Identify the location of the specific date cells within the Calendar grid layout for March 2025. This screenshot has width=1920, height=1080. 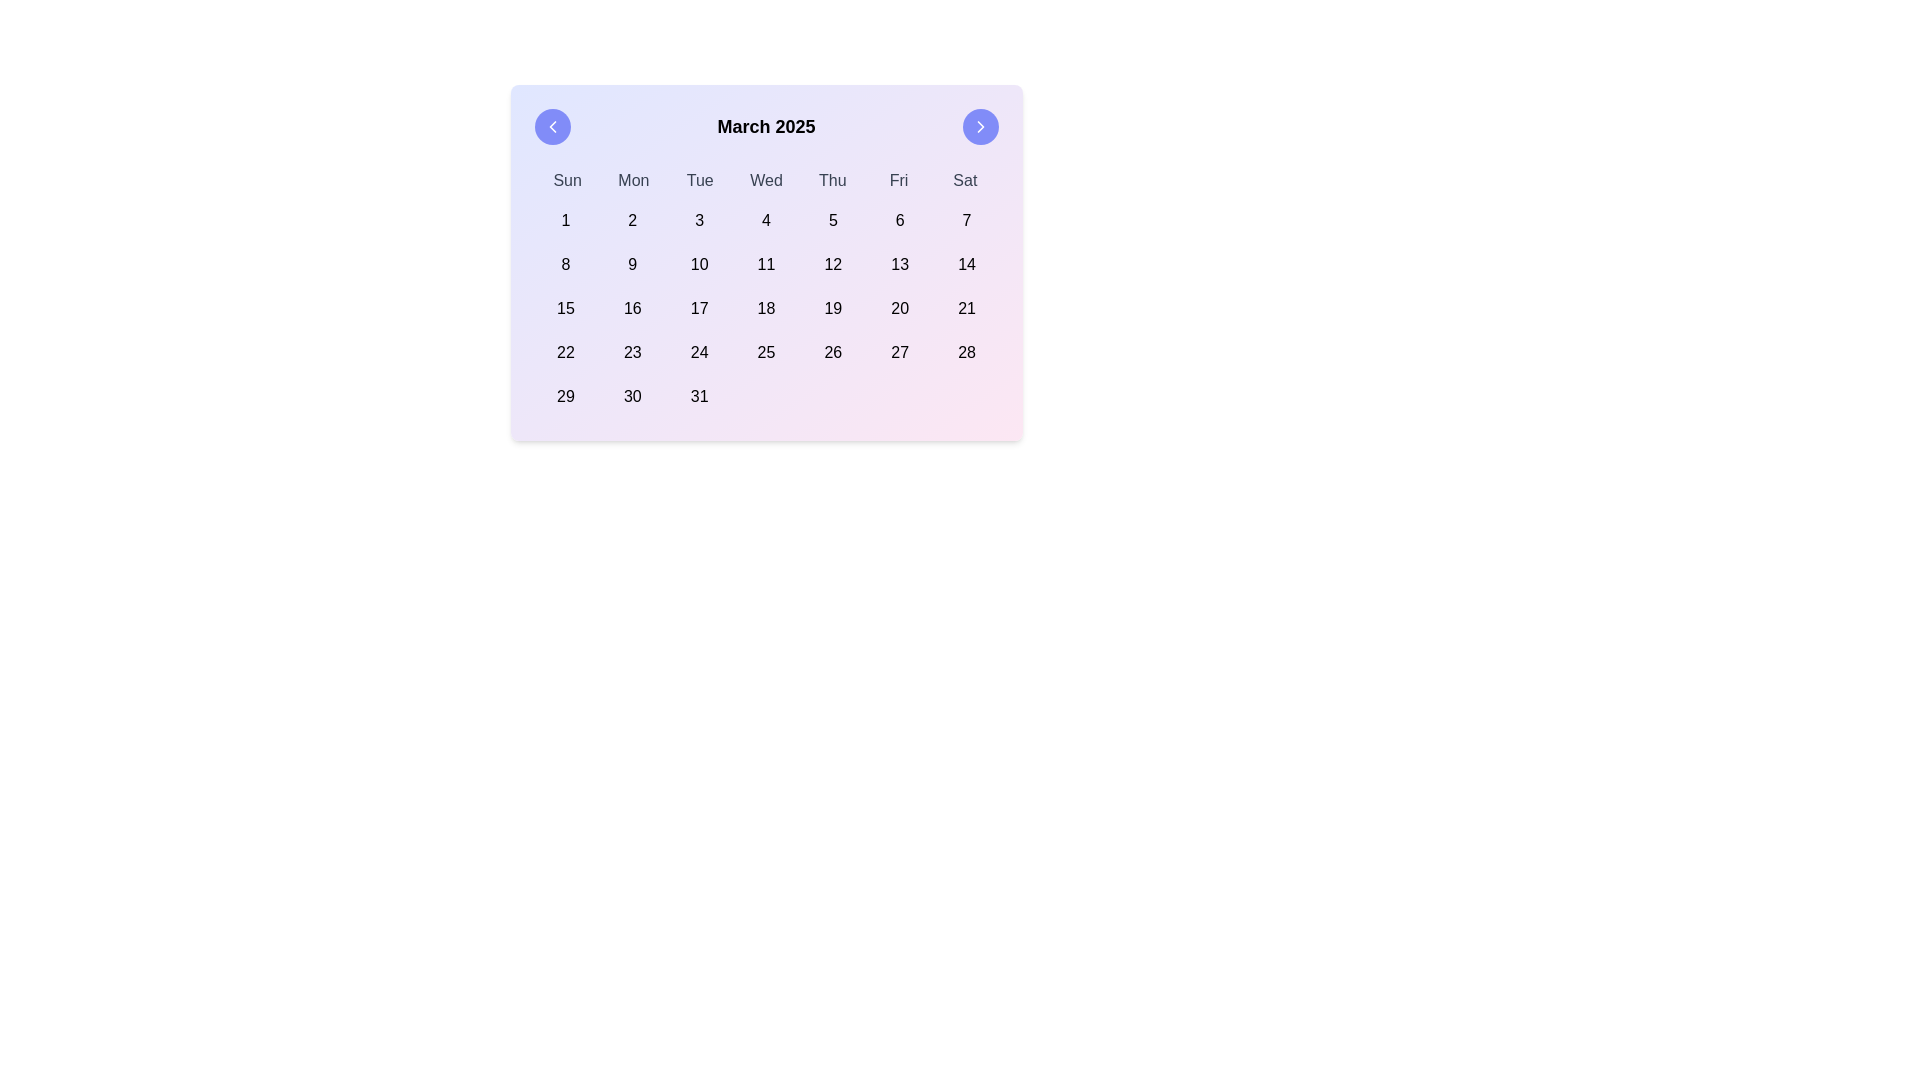
(765, 308).